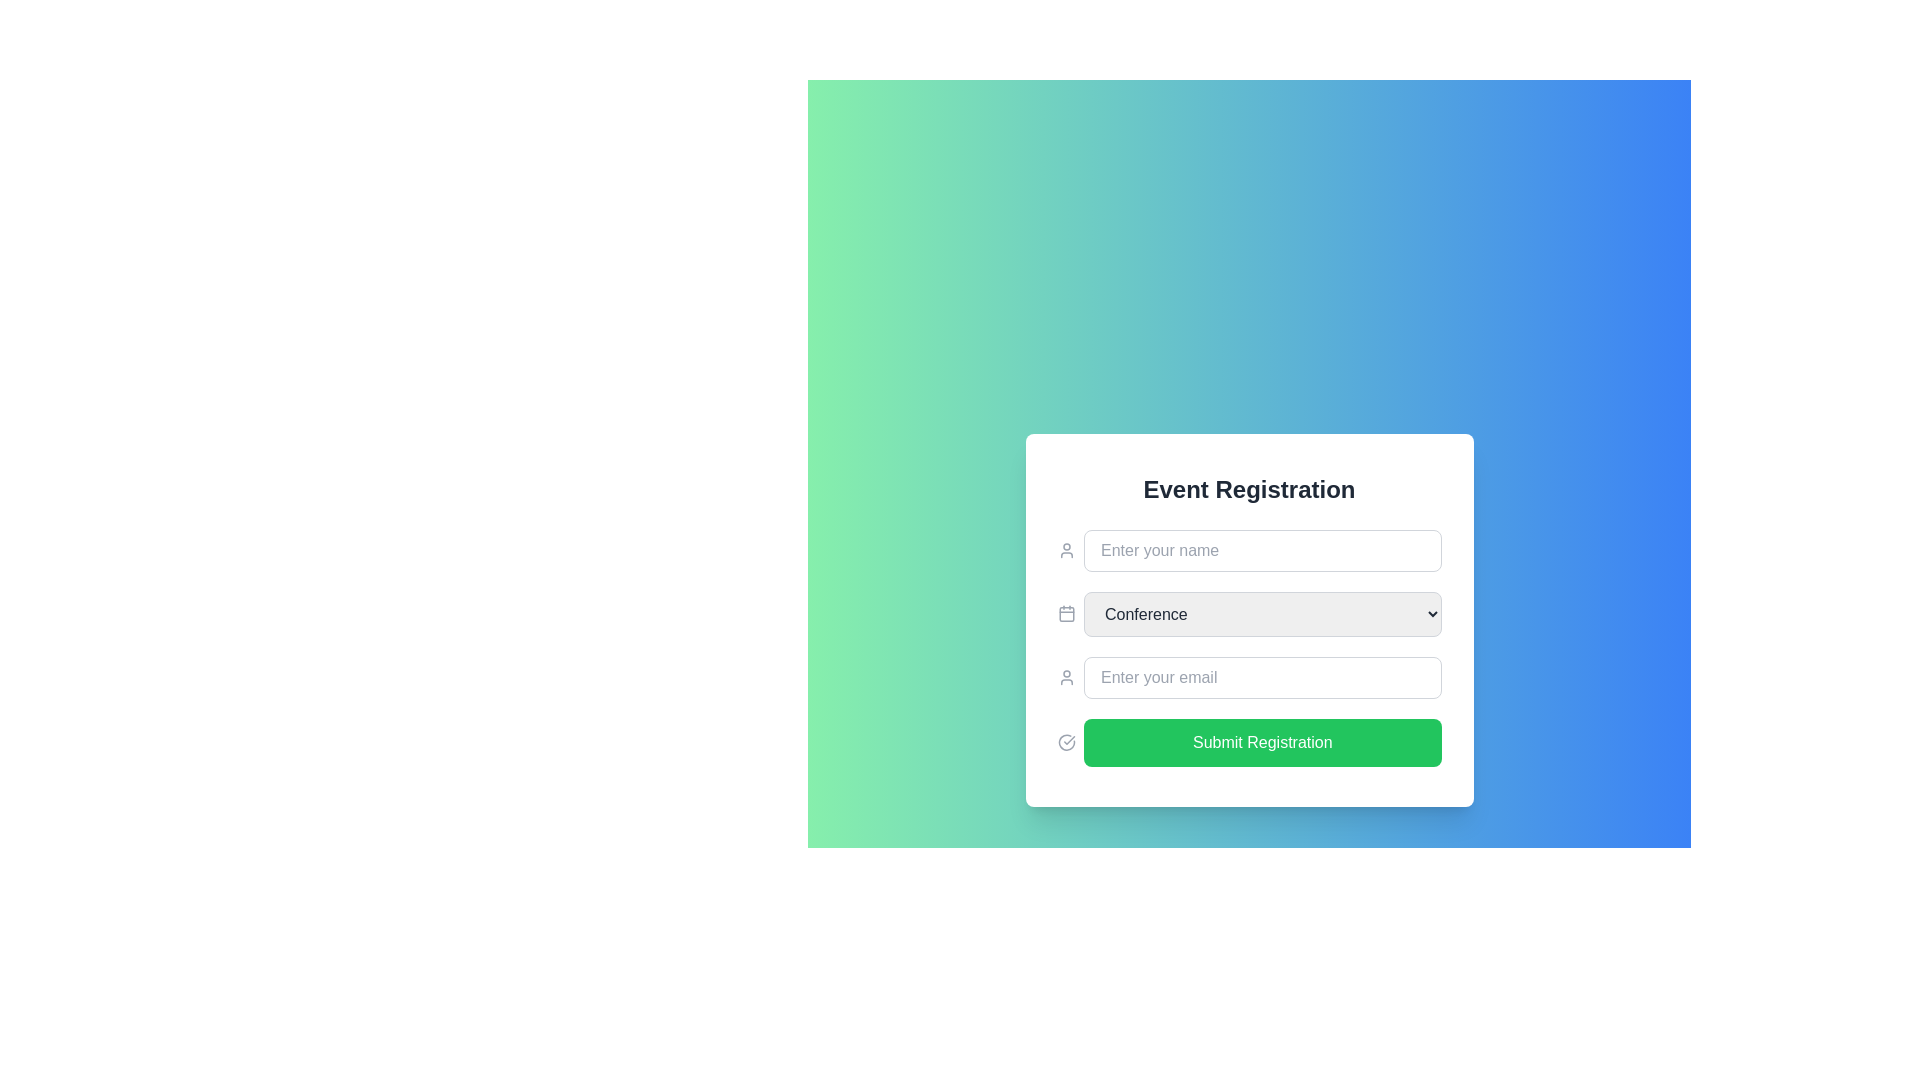 Image resolution: width=1920 pixels, height=1080 pixels. Describe the element at coordinates (1065, 742) in the screenshot. I see `the circular gray checkmark icon located to the left of the green 'Submit Registration' button` at that location.